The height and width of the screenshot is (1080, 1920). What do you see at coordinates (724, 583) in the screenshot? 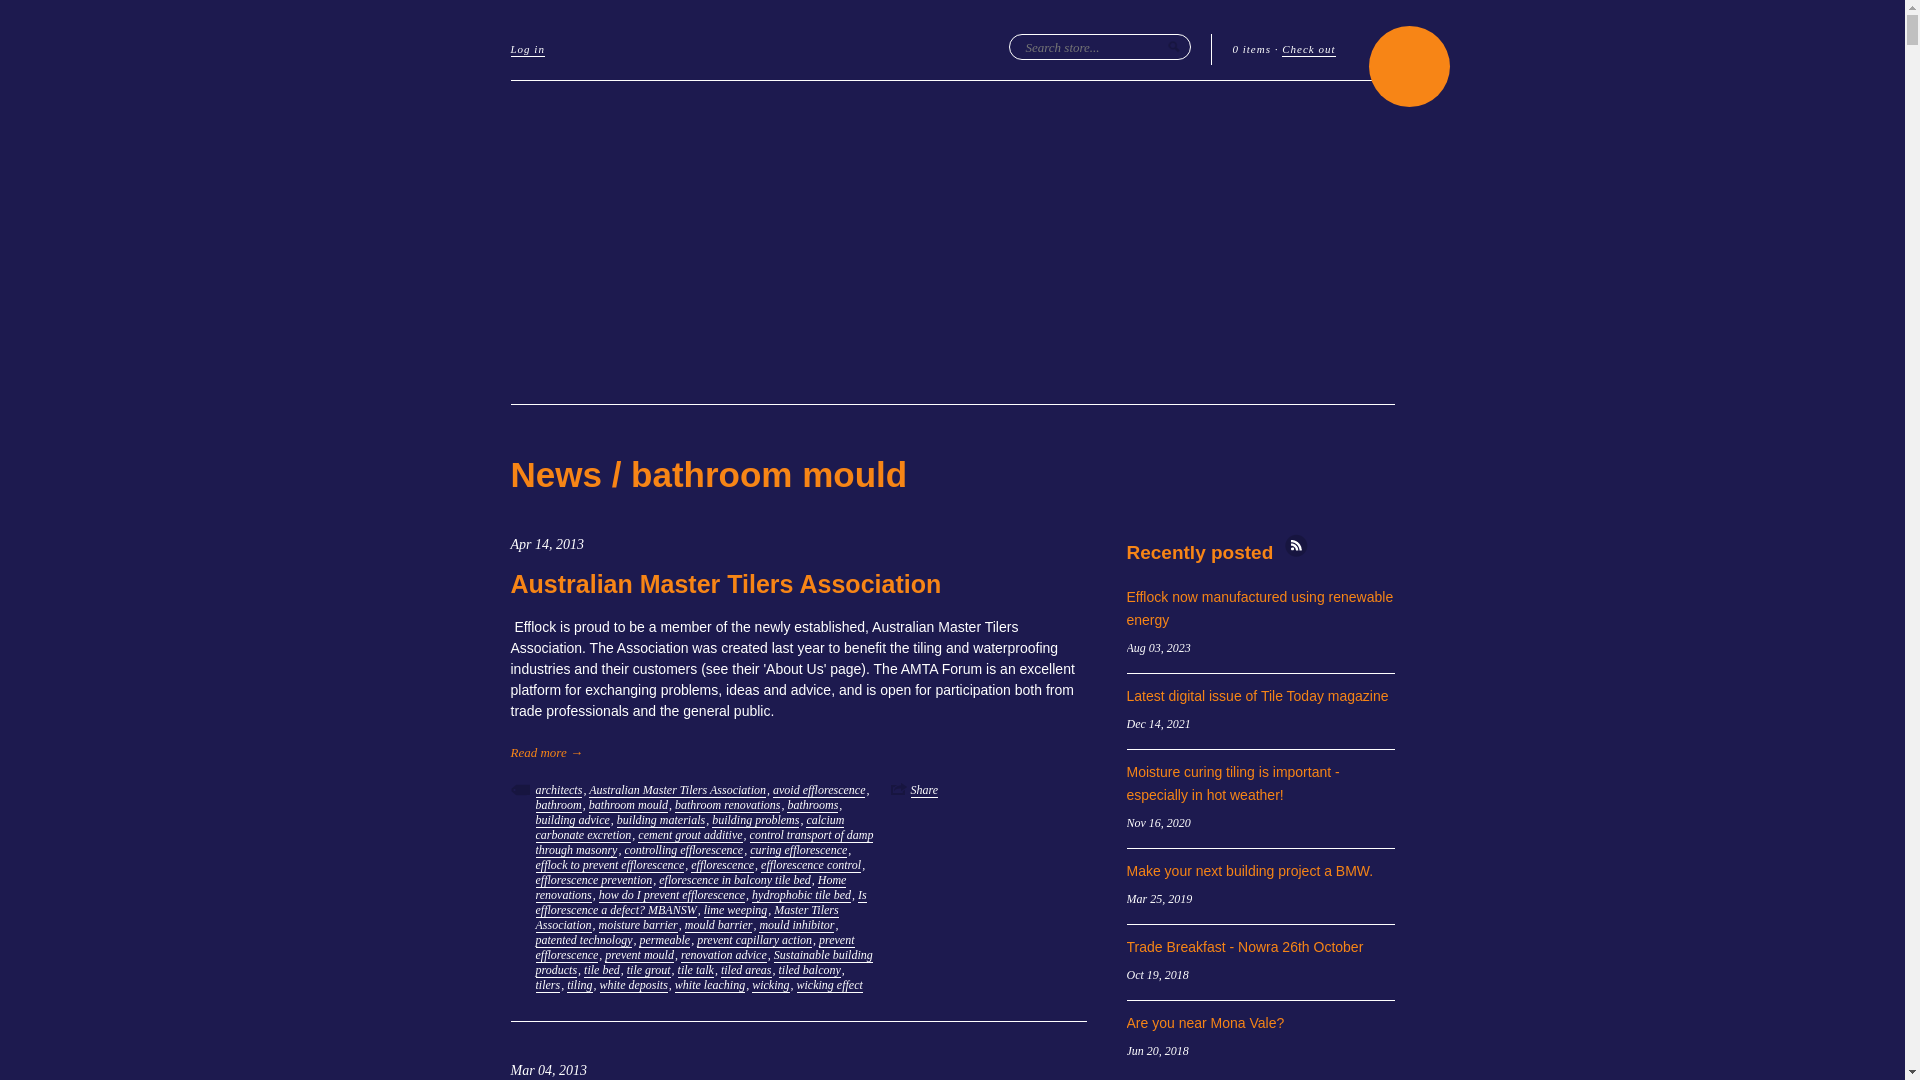
I see `'Australian Master Tilers Association'` at bounding box center [724, 583].